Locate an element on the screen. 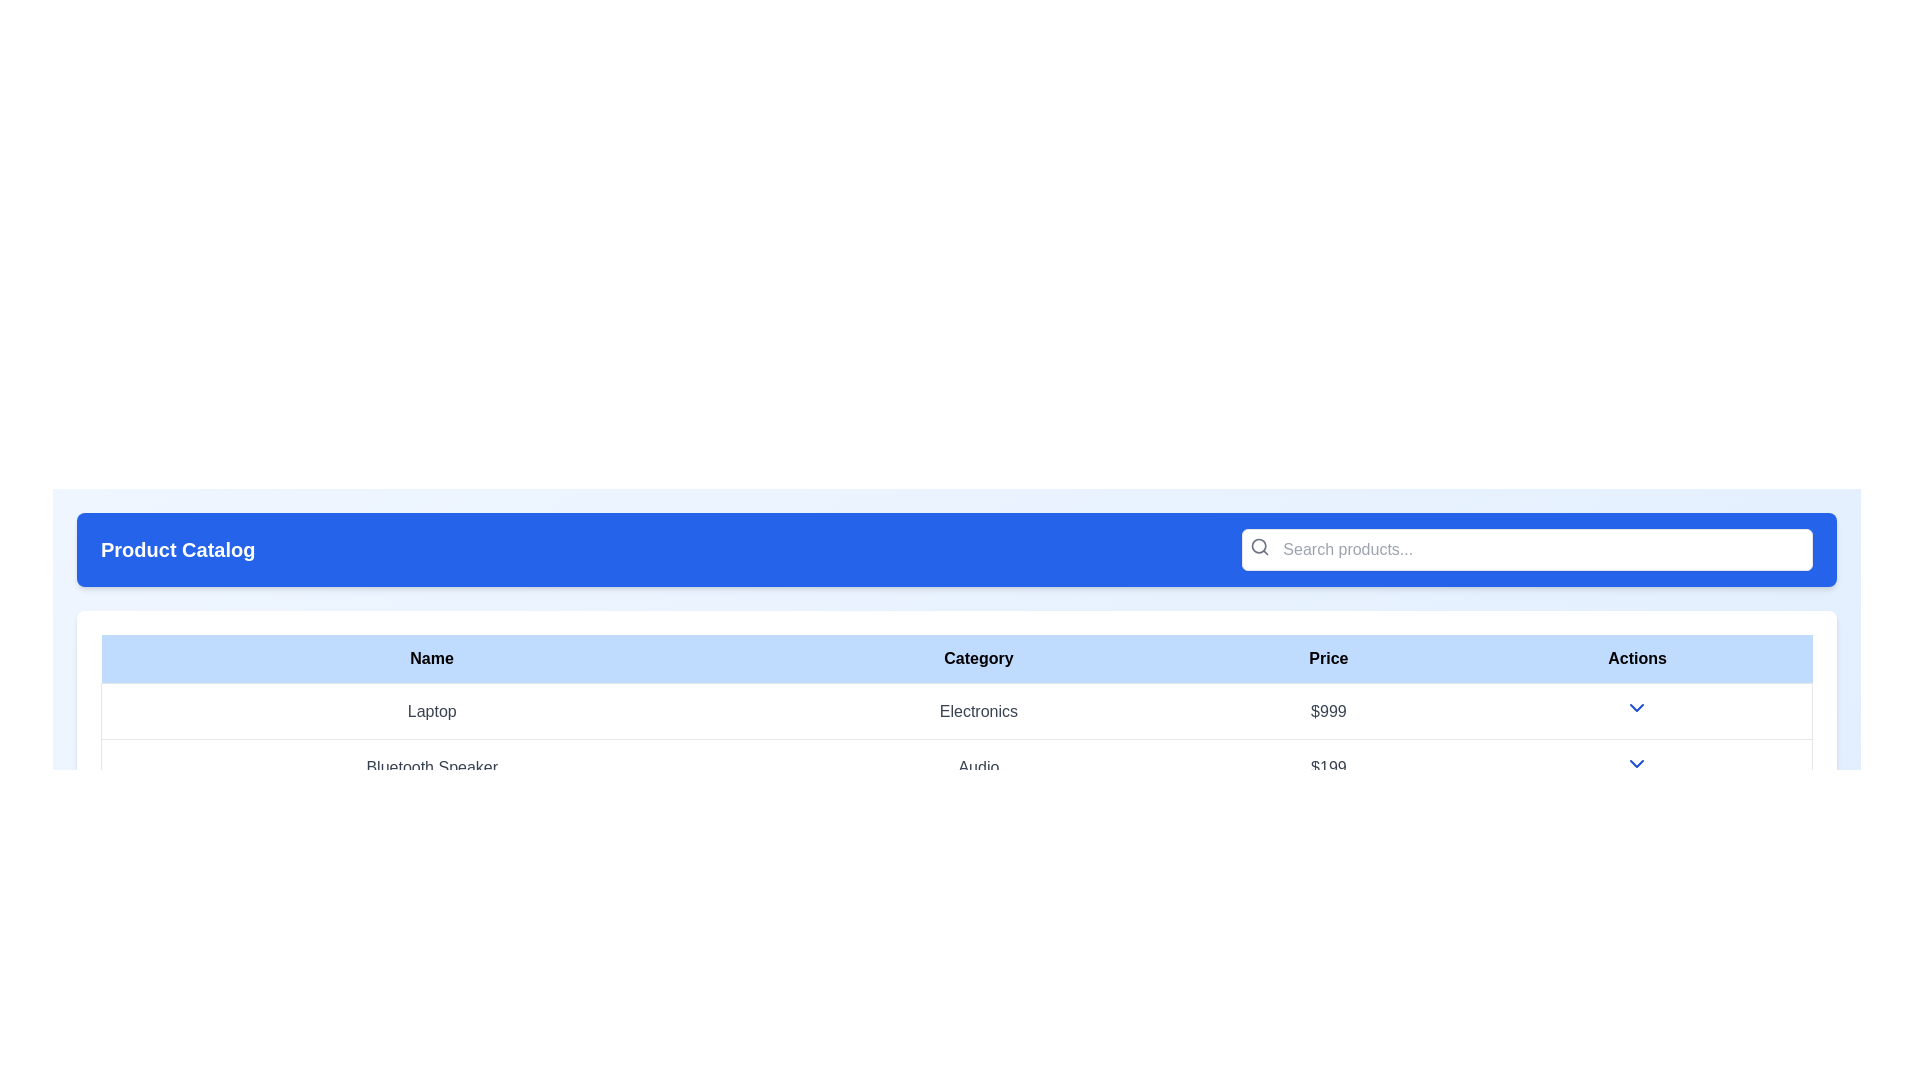 Image resolution: width=1920 pixels, height=1080 pixels. the table rows below the header by clicking on the table header row that organizes and labels the data displayed below it is located at coordinates (955, 659).